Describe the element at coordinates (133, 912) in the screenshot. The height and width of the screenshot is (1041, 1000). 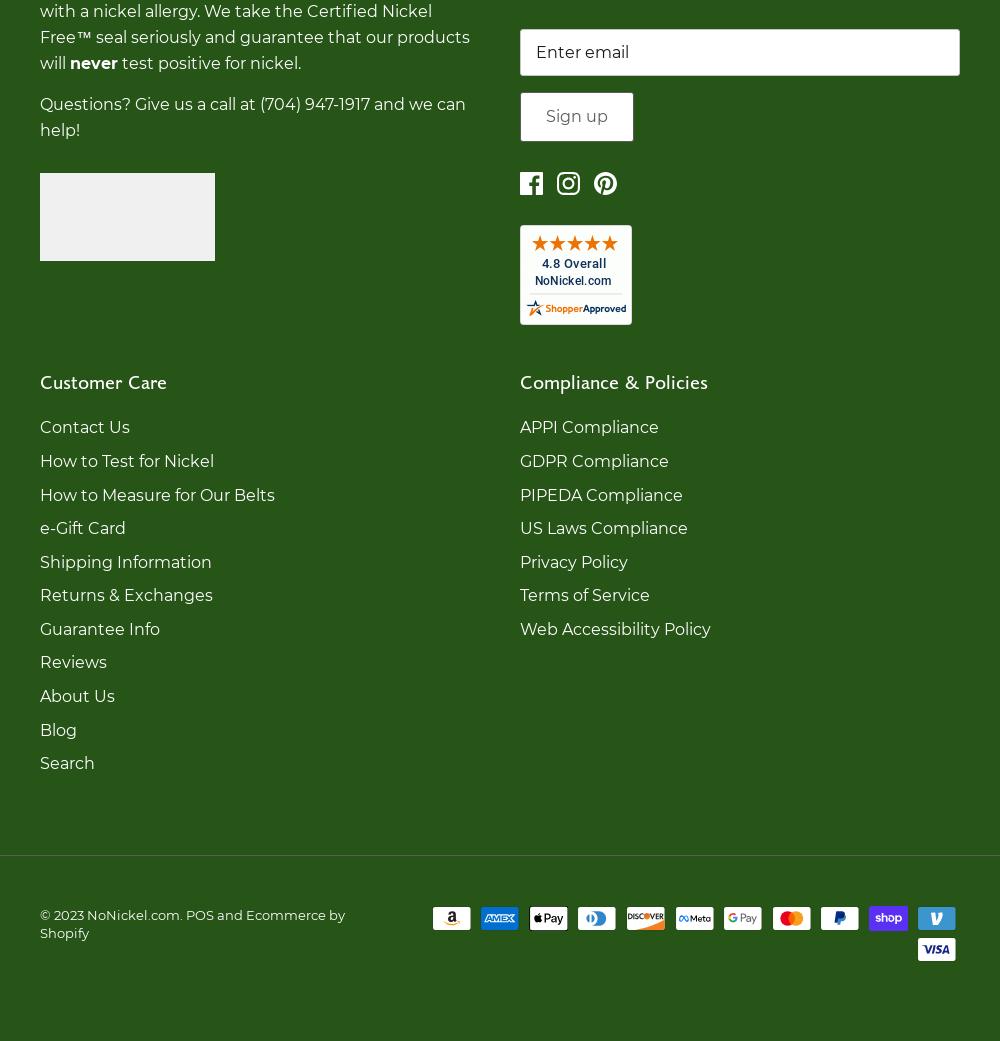
I see `'NoNickel.com'` at that location.